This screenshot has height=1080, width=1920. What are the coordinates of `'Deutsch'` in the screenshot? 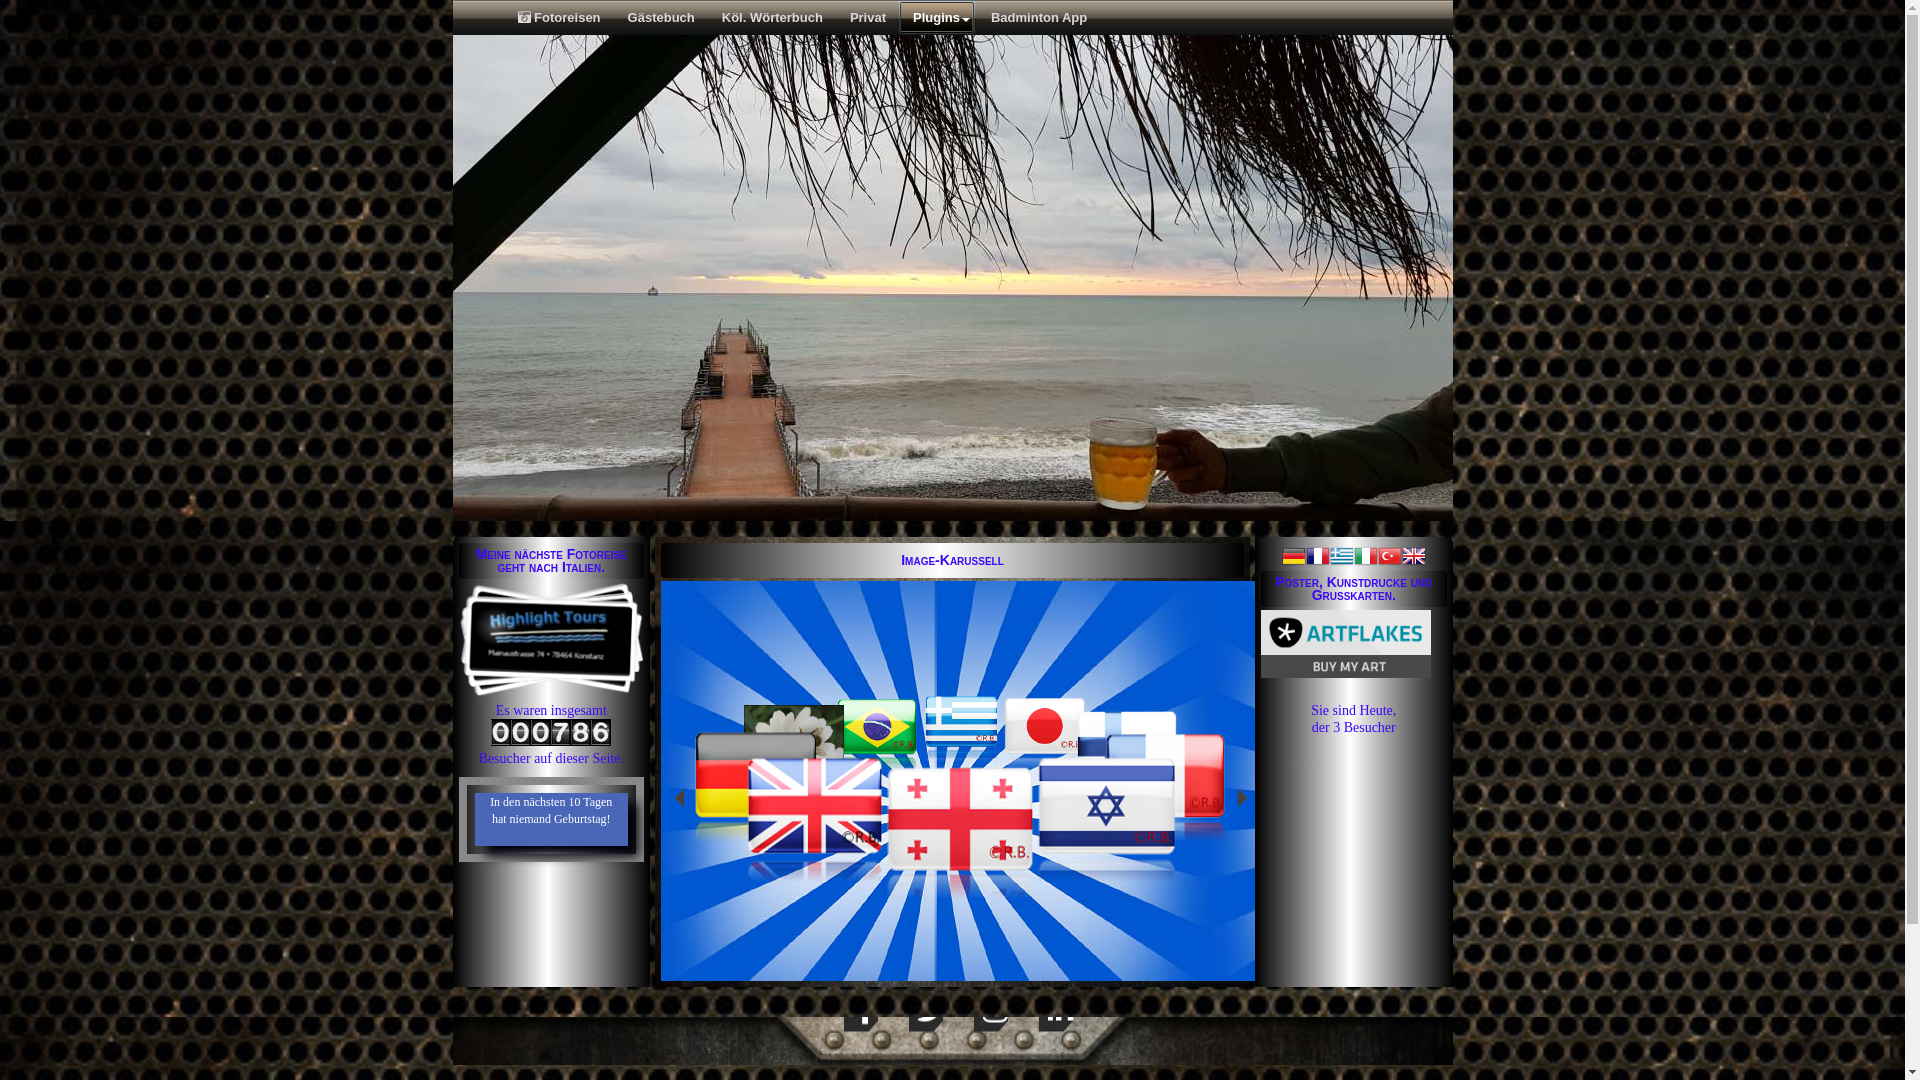 It's located at (1294, 559).